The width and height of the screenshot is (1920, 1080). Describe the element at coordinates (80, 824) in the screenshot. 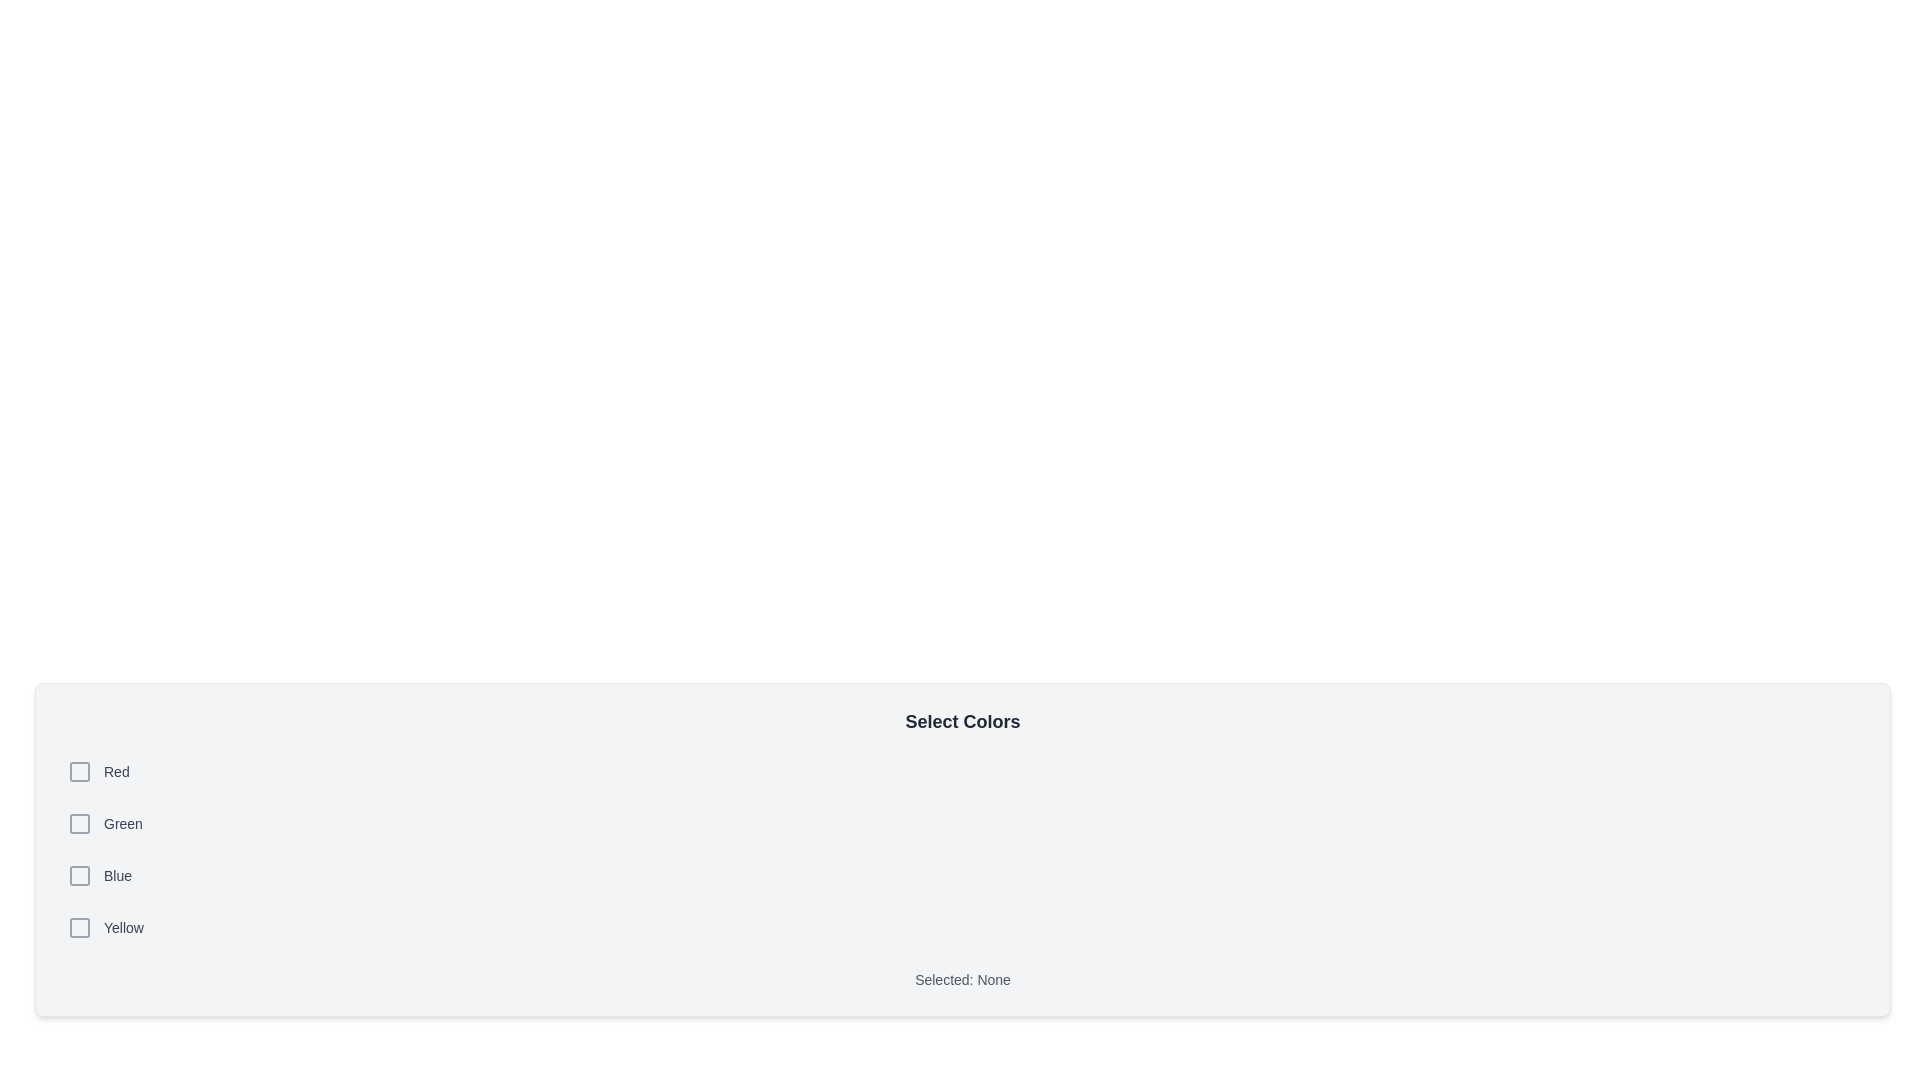

I see `the second checkbox indicator located beside the label 'Green'` at that location.